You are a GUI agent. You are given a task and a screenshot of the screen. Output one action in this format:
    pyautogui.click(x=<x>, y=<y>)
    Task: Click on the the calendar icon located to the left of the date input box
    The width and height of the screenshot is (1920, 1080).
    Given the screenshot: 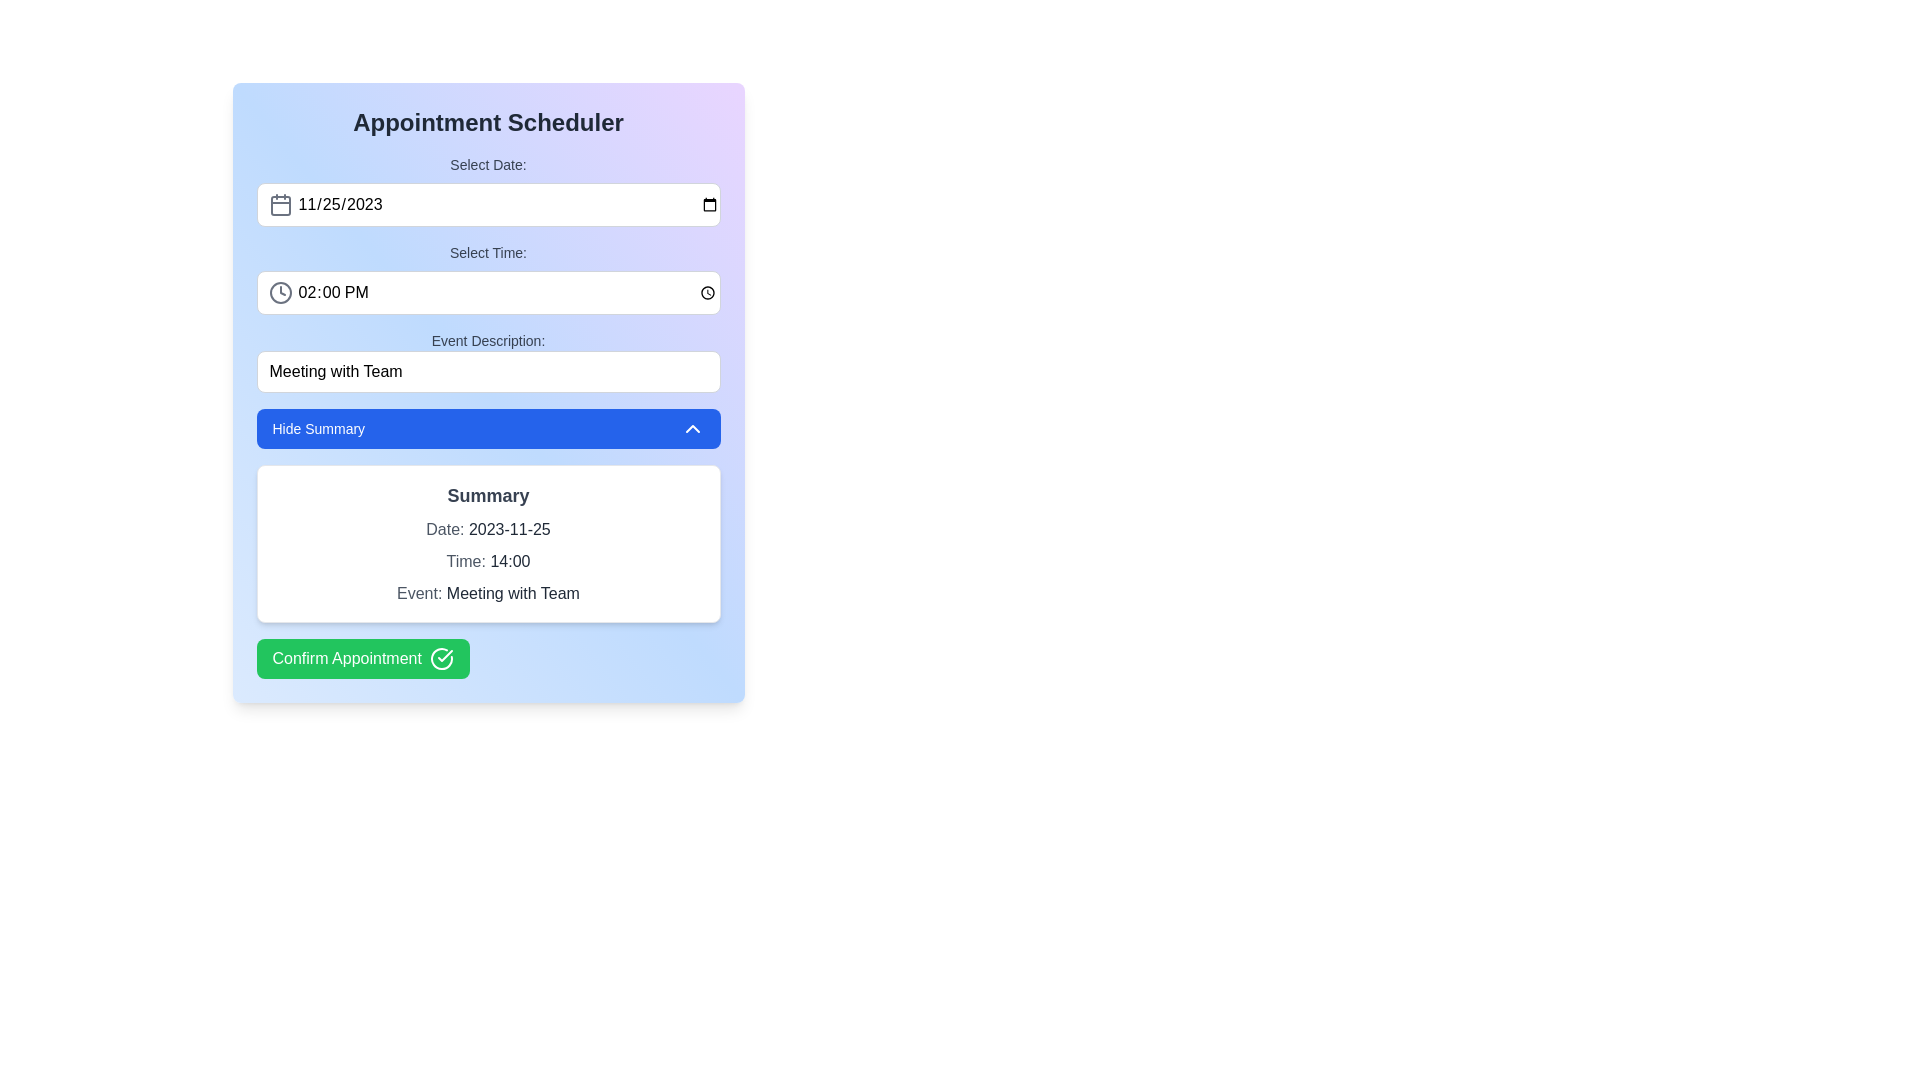 What is the action you would take?
    pyautogui.click(x=279, y=204)
    